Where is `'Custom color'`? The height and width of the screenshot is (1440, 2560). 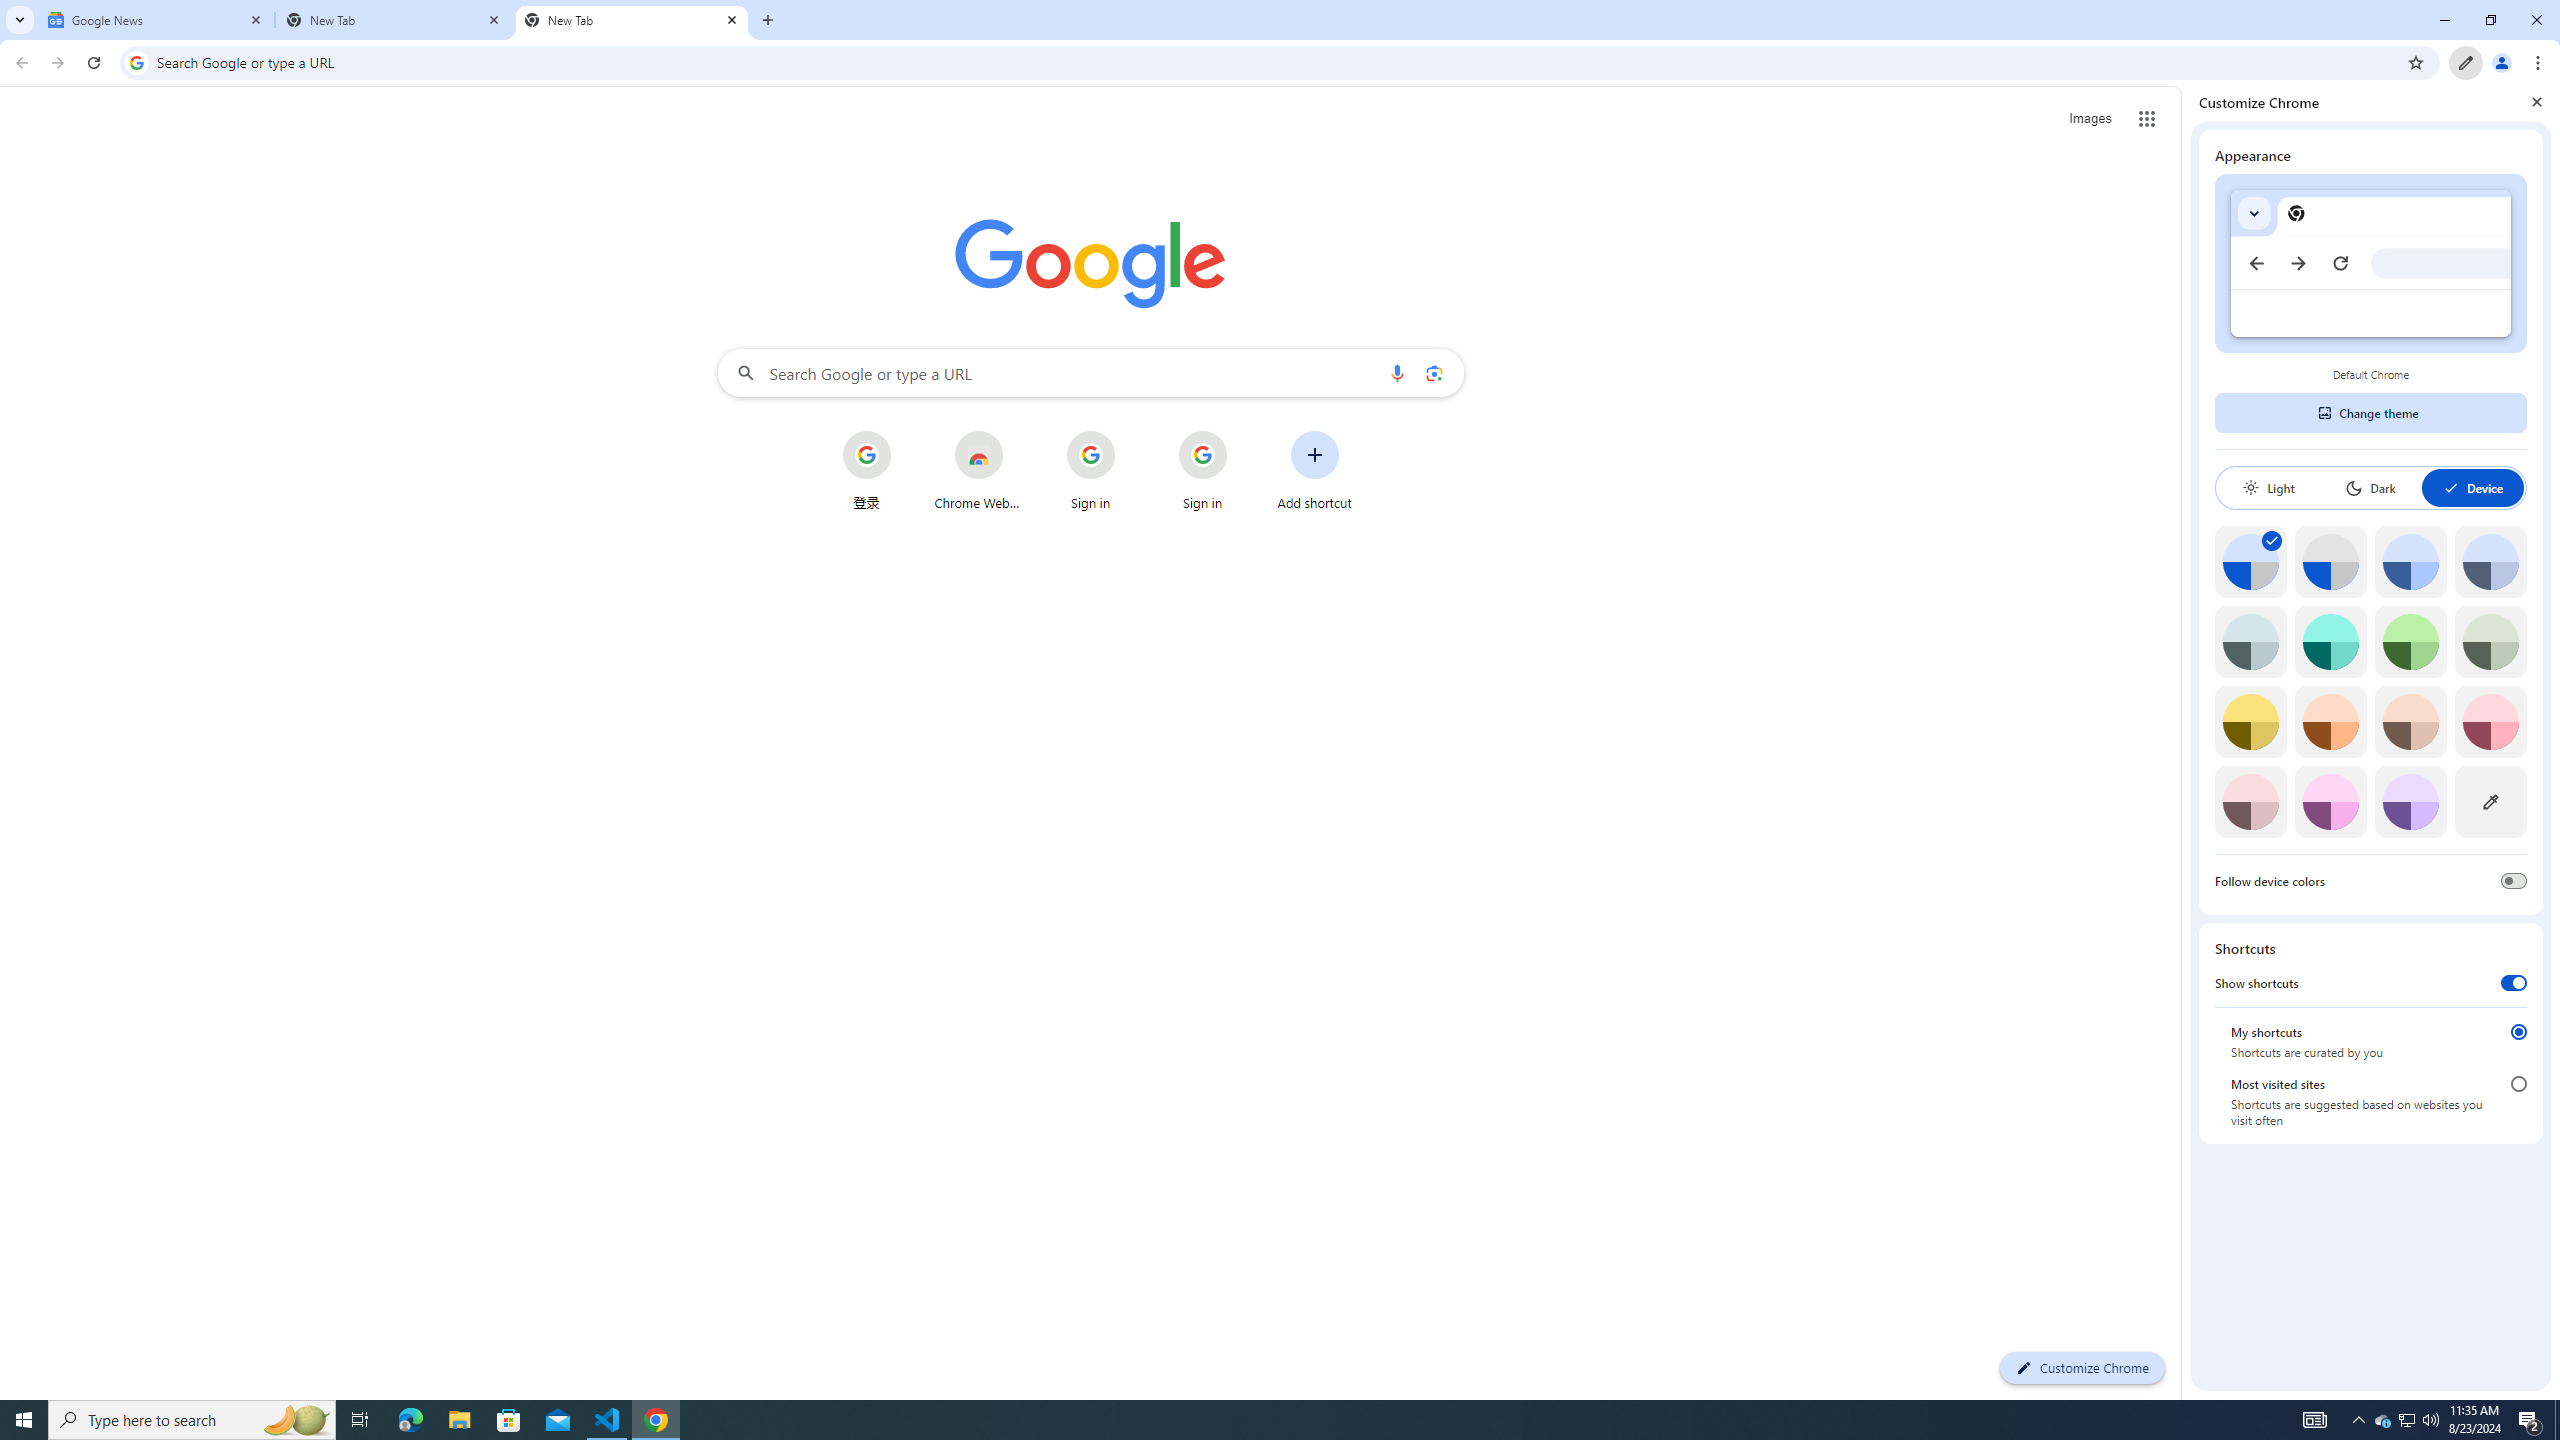
'Custom color' is located at coordinates (2490, 801).